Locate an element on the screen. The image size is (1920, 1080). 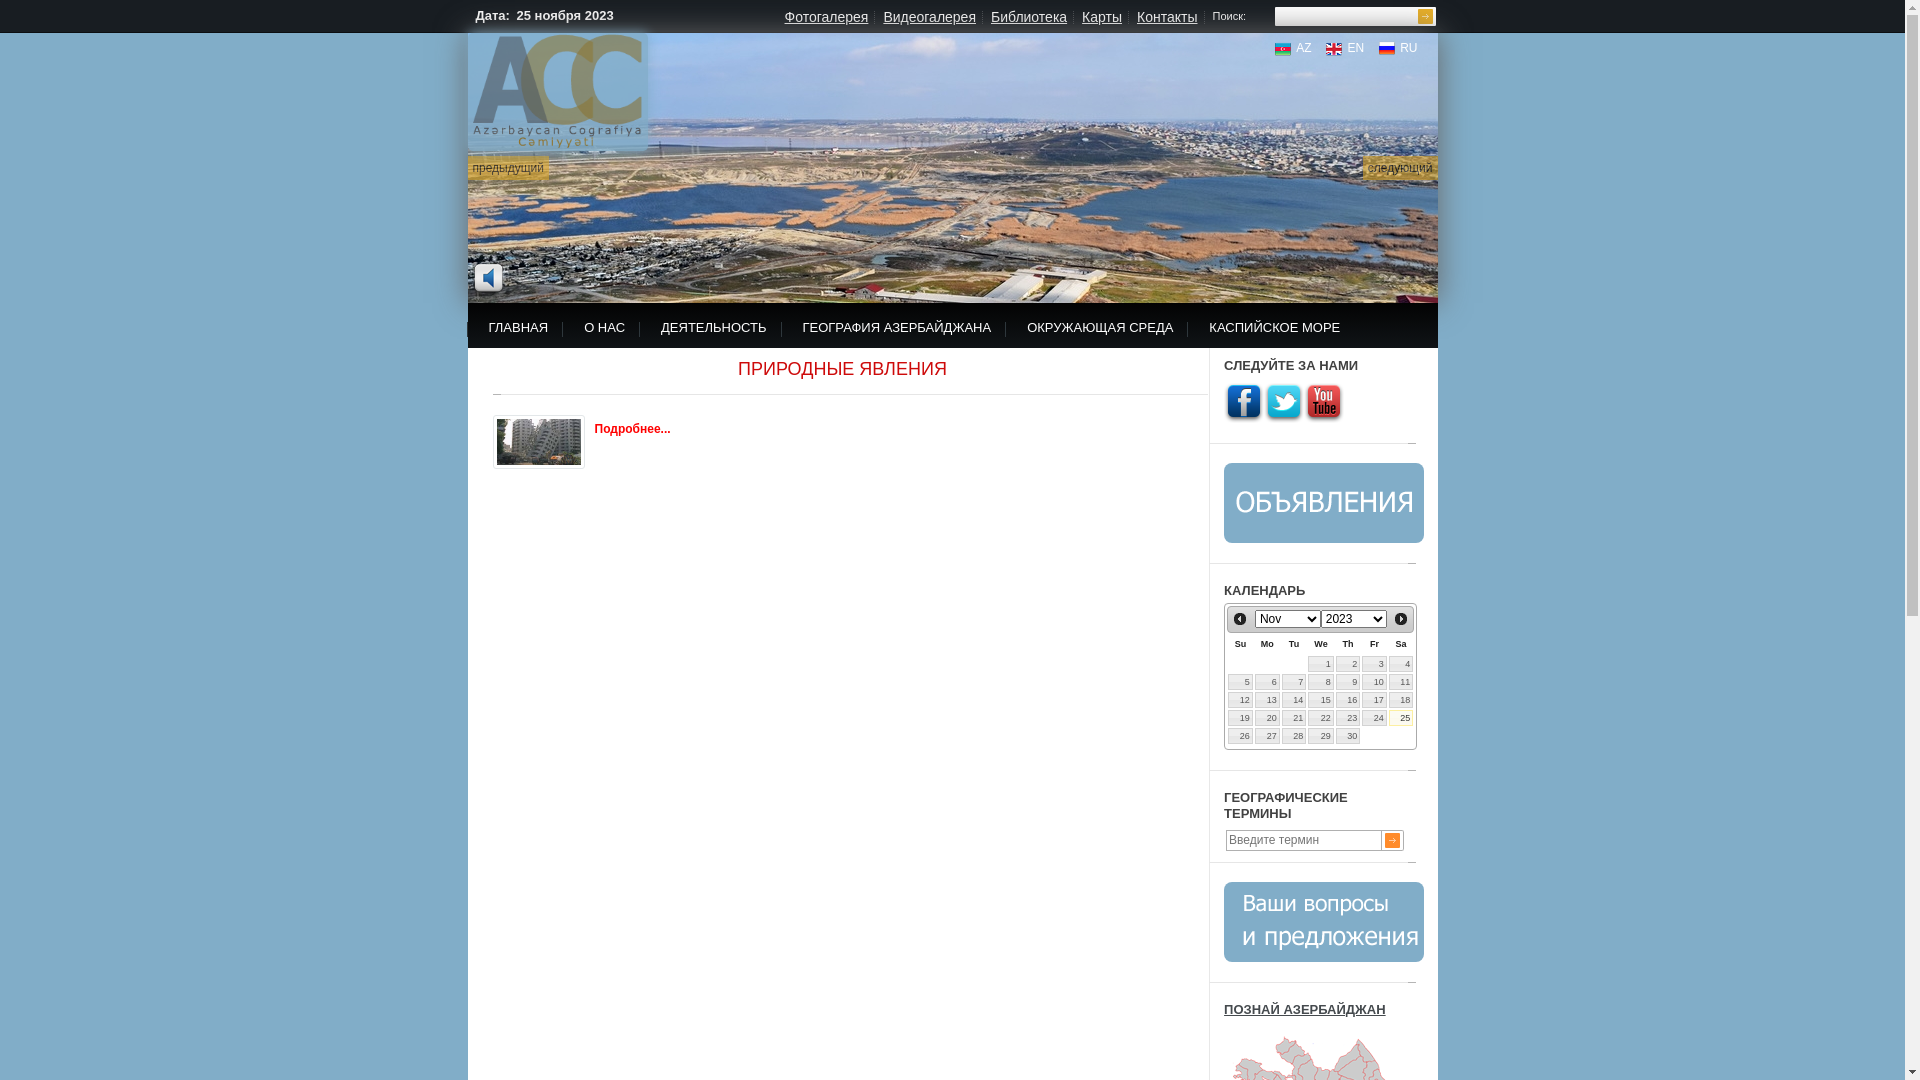
'19' is located at coordinates (1238, 716).